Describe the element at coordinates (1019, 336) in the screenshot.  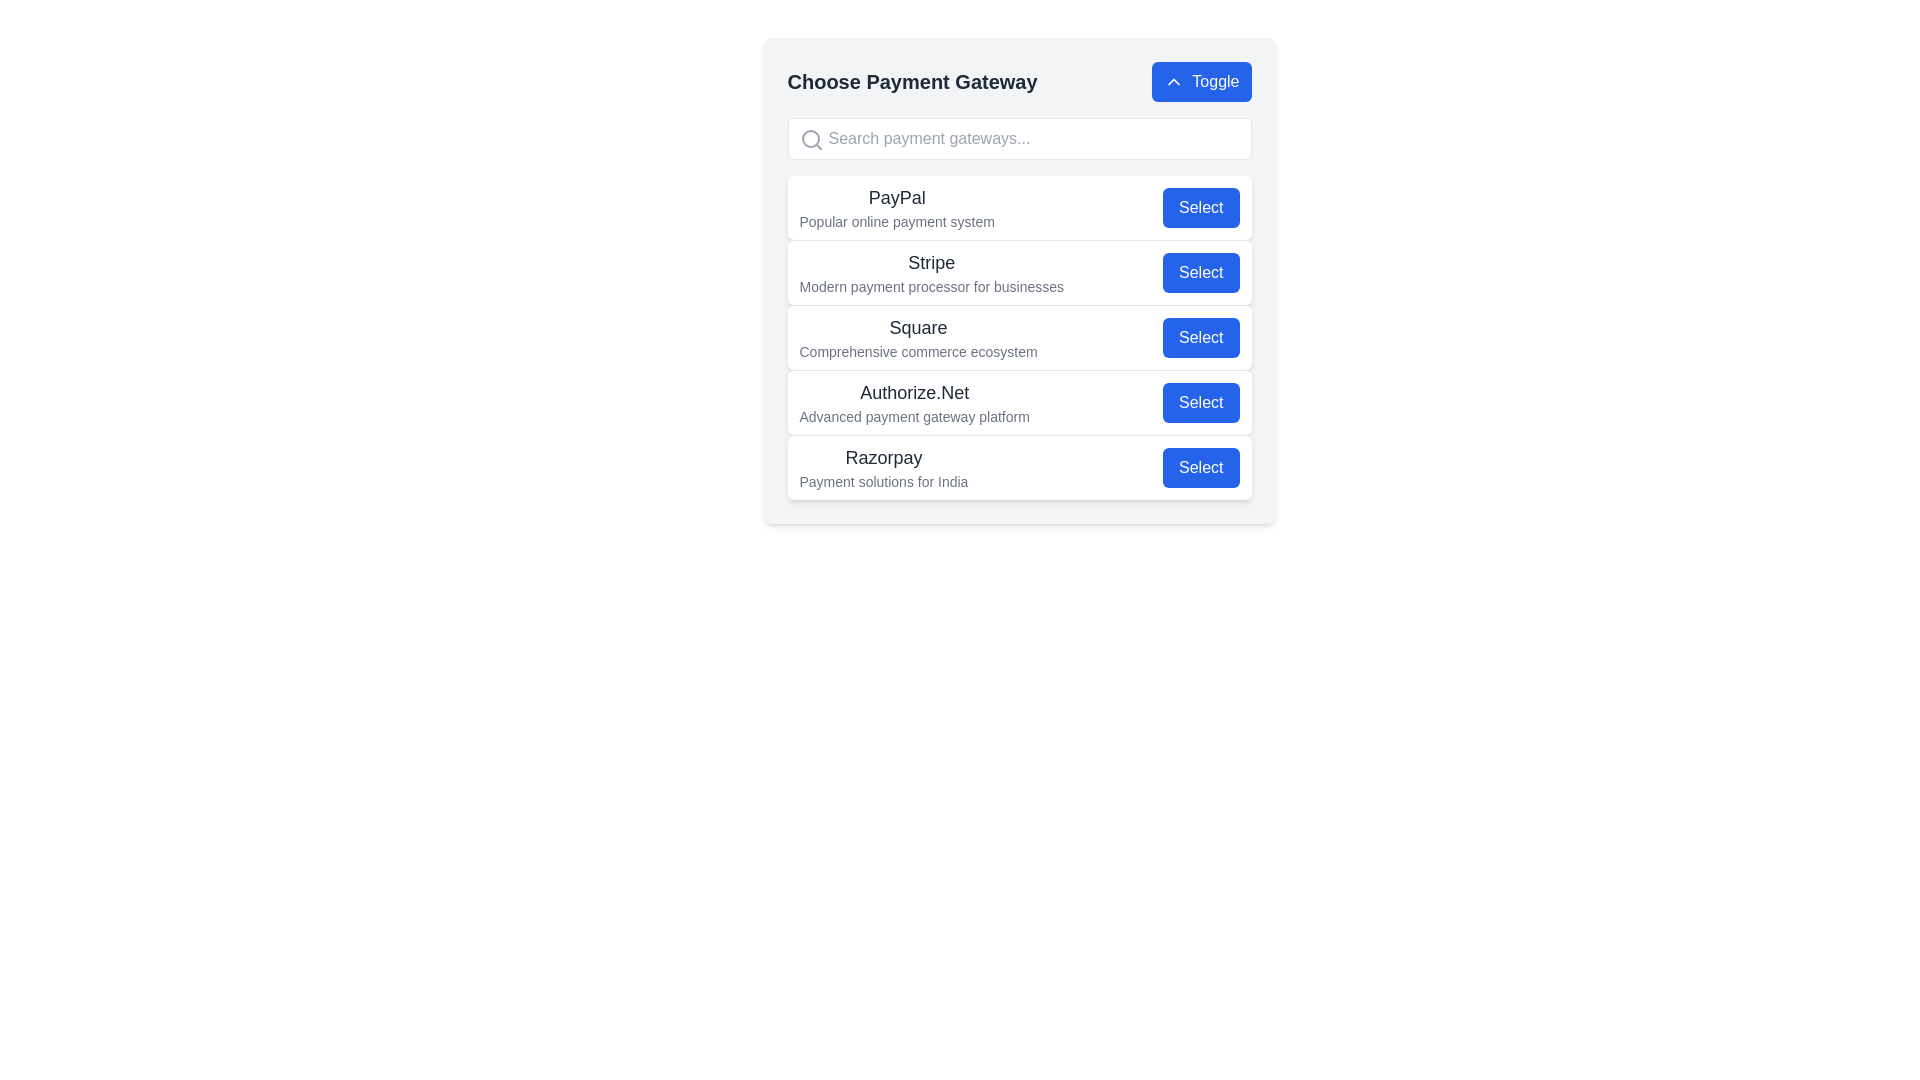
I see `the 'Select' button for the 'Square' payment gateway option located in the third position of the payment options list` at that location.